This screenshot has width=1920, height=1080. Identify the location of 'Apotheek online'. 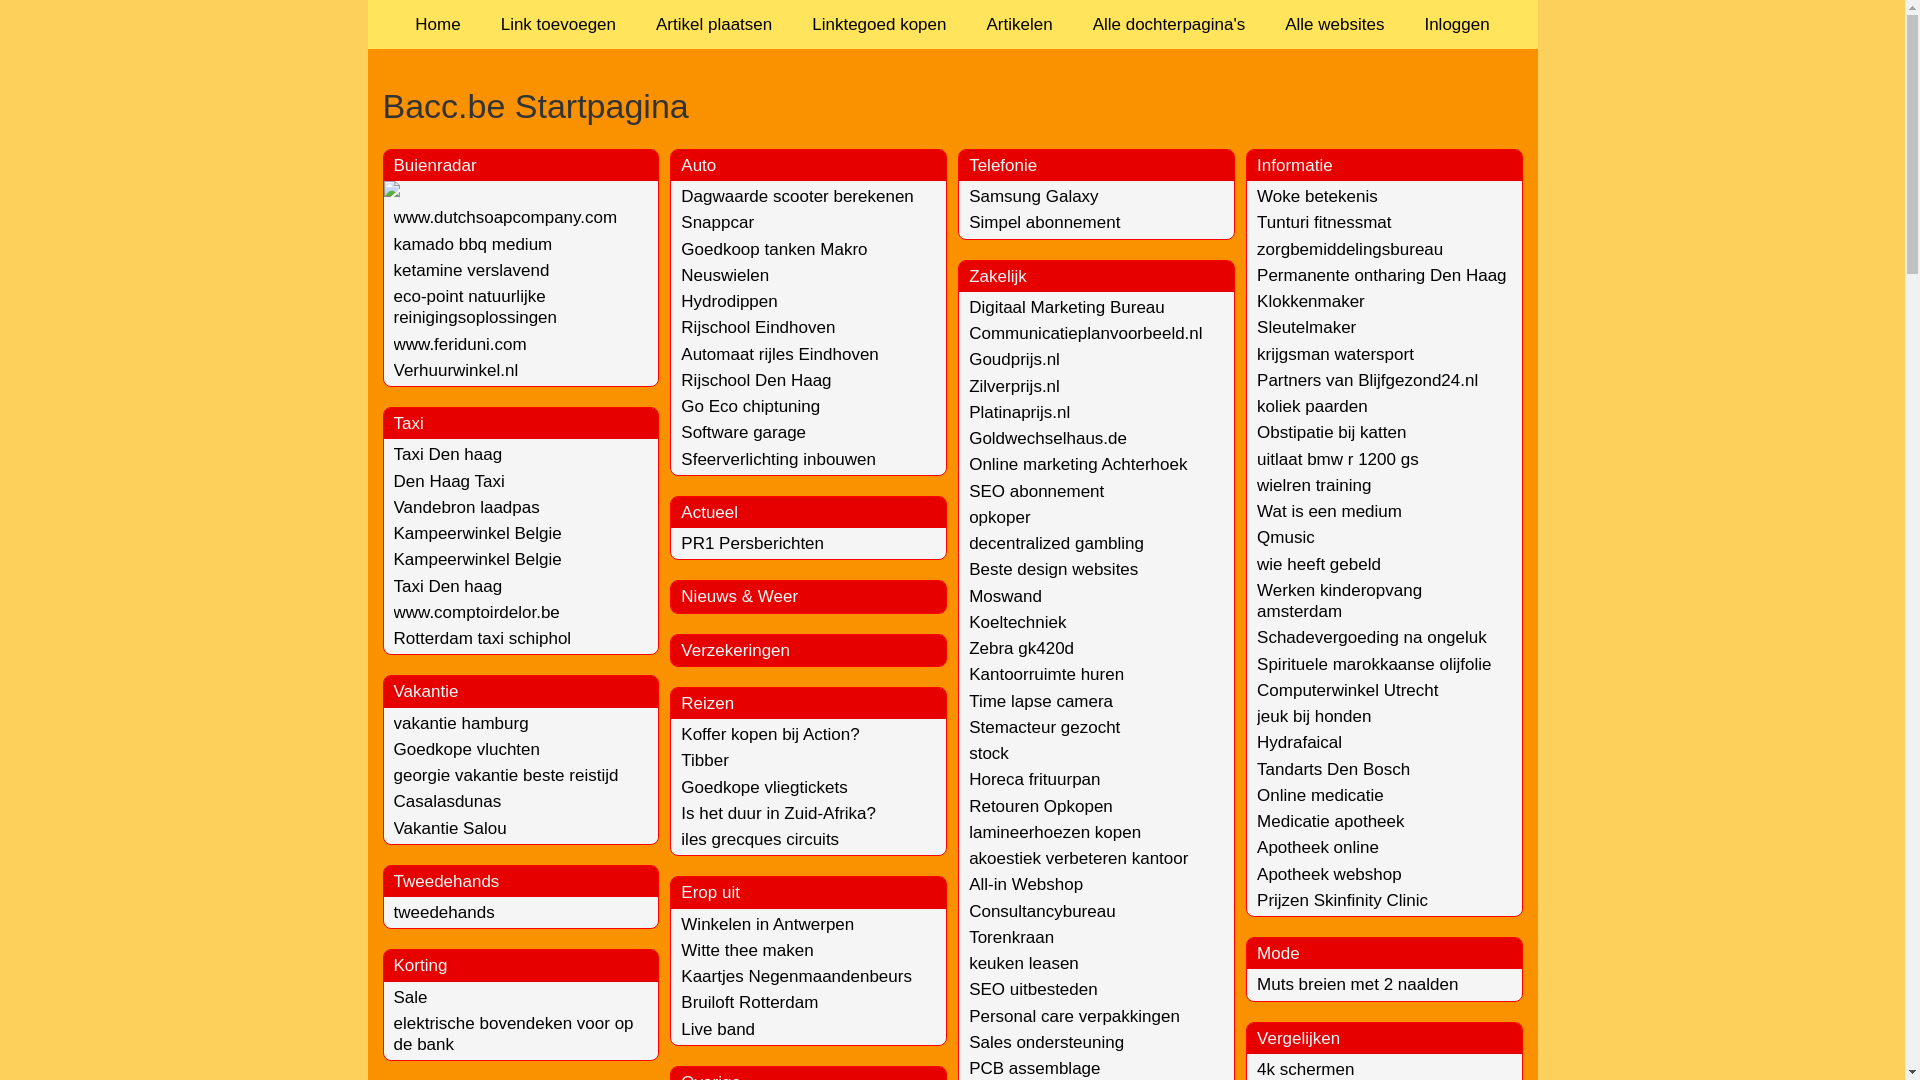
(1318, 847).